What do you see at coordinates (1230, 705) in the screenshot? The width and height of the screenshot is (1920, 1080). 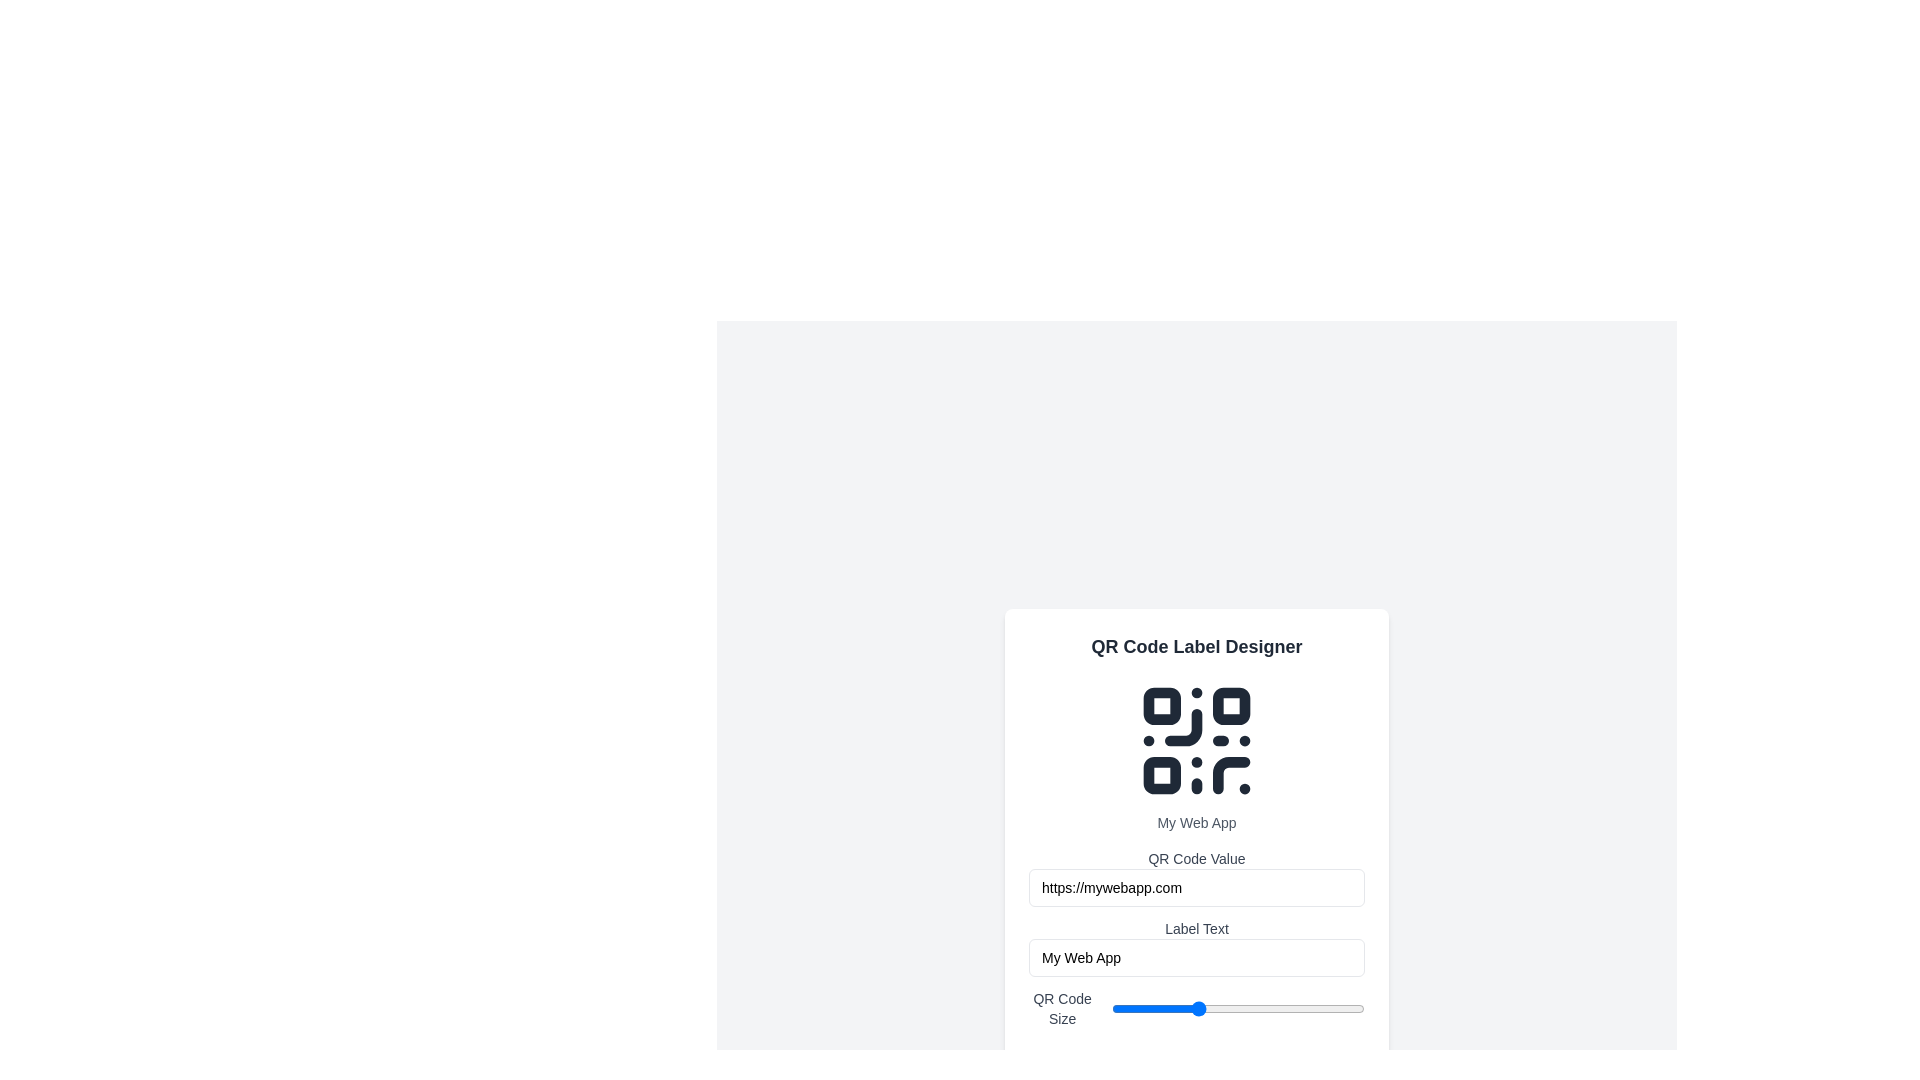 I see `the small square graphic element with rounded corners located towards the top right corner of the QR code` at bounding box center [1230, 705].